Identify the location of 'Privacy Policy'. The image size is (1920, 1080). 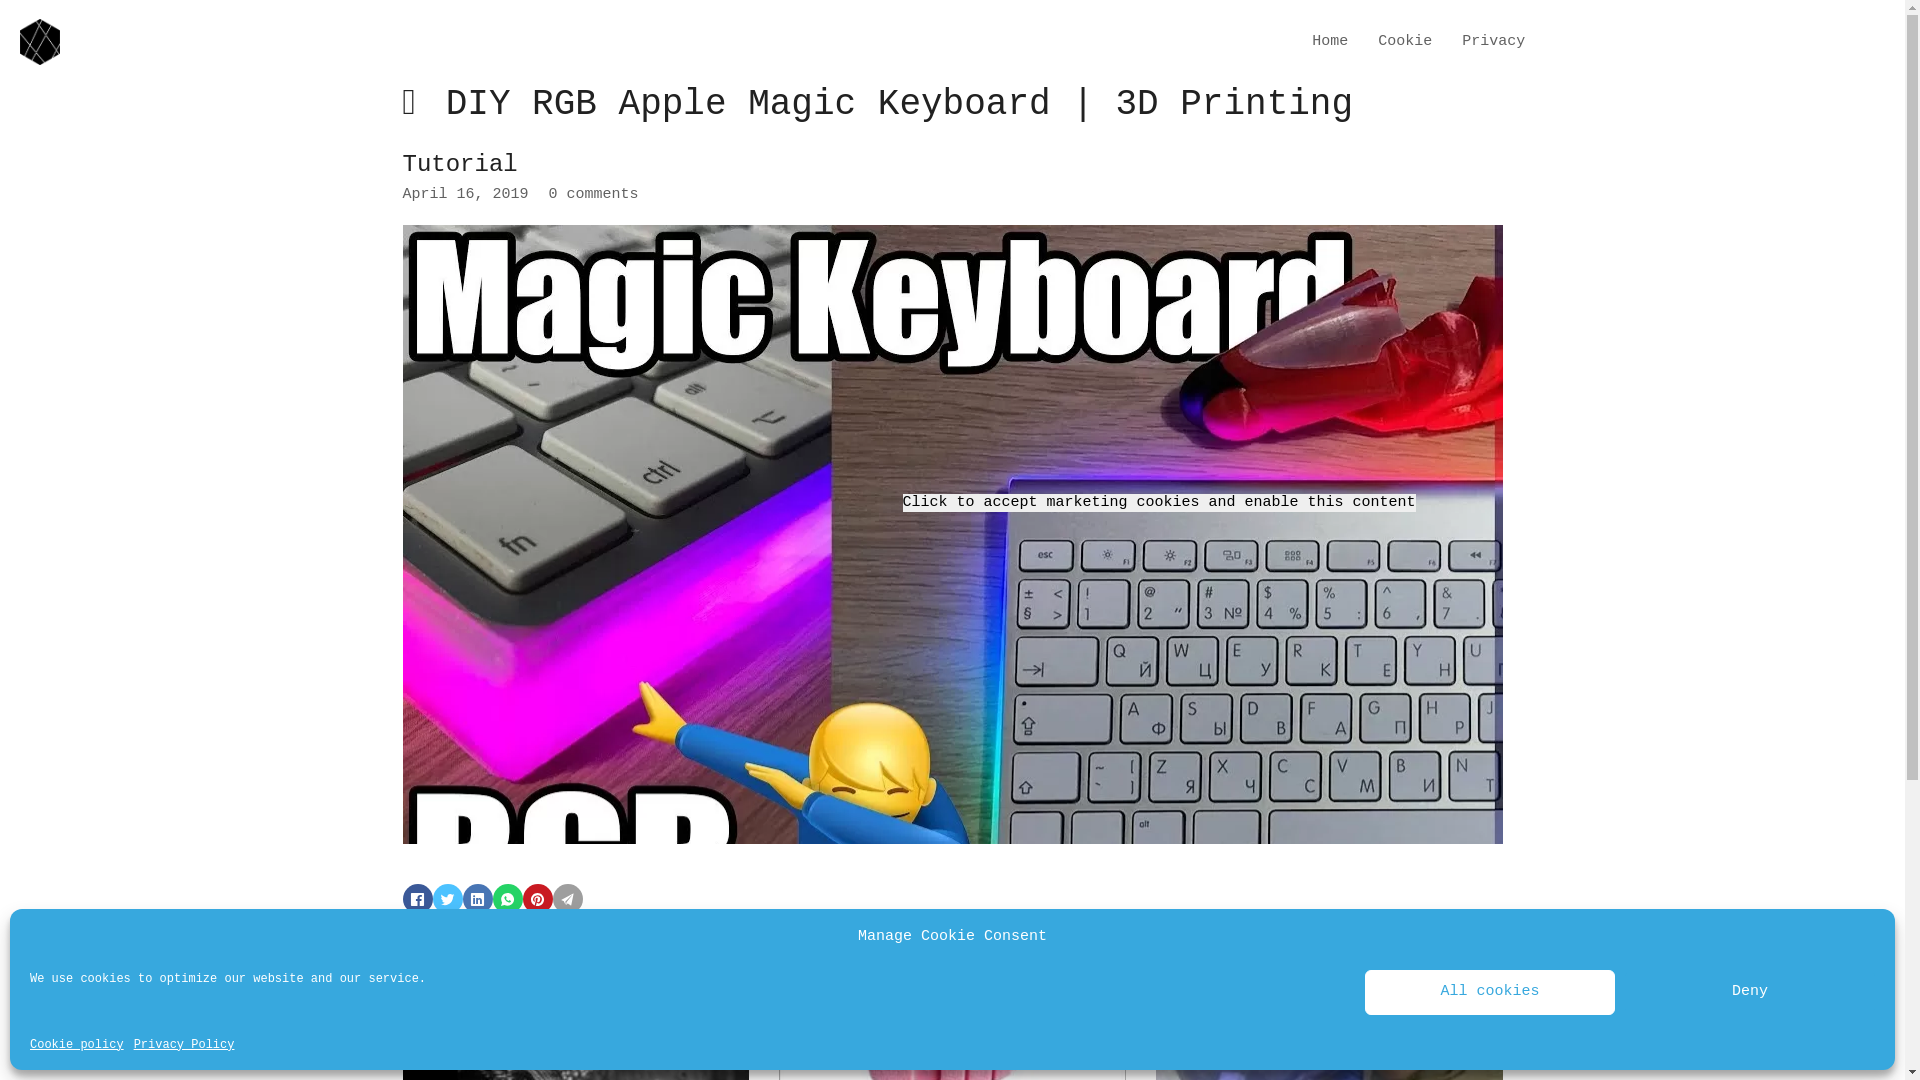
(184, 1044).